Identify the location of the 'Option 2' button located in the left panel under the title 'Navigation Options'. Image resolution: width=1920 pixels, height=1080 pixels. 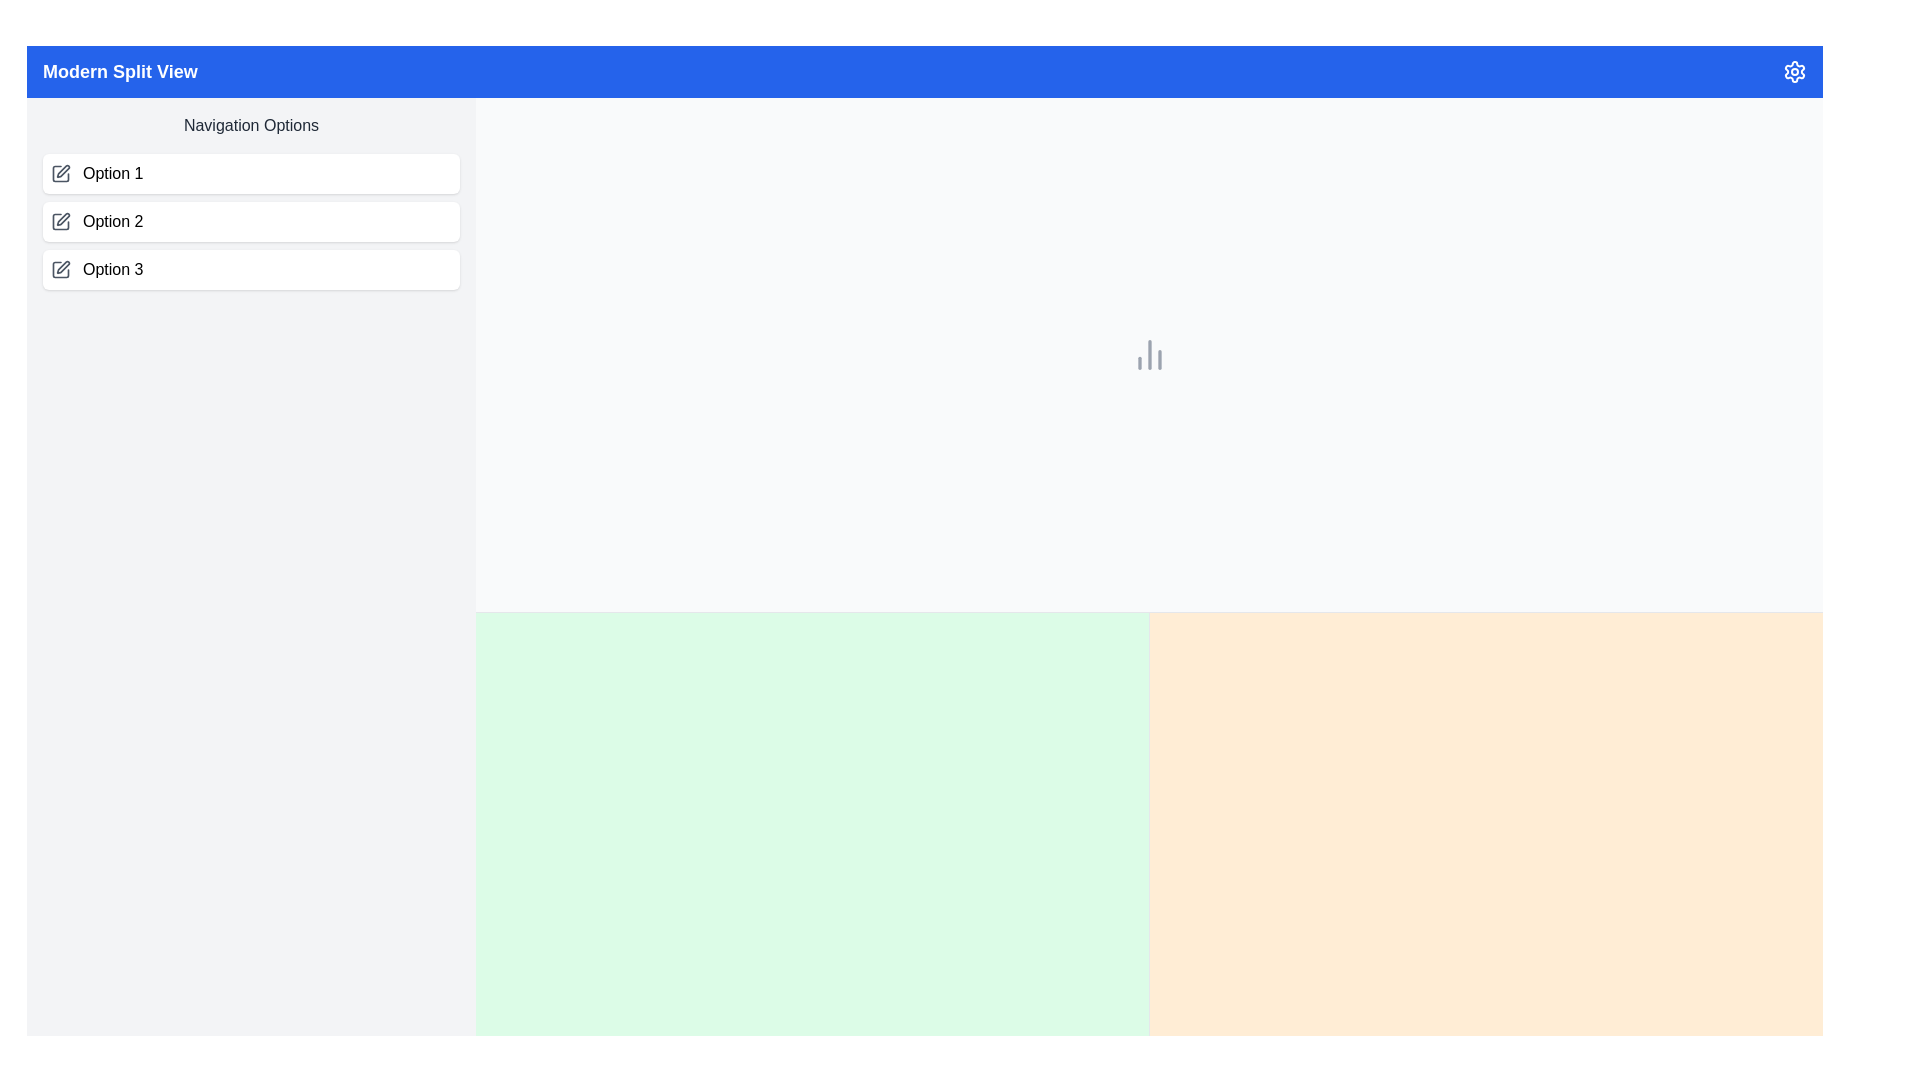
(250, 222).